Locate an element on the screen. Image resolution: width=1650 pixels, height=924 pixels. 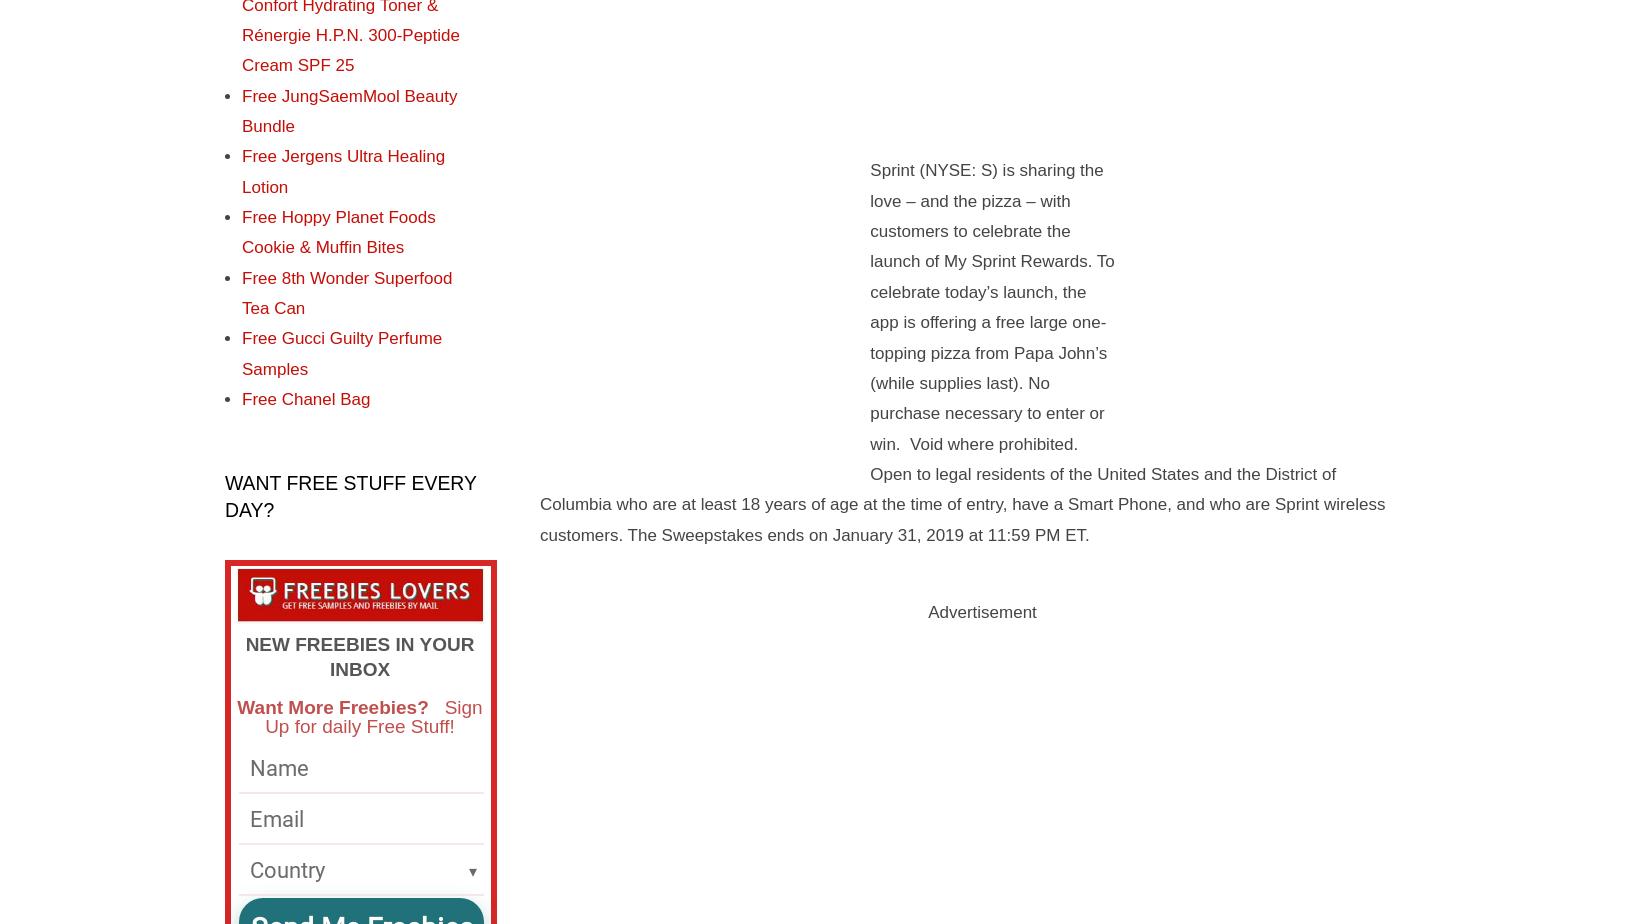
'and the' is located at coordinates (1232, 472).